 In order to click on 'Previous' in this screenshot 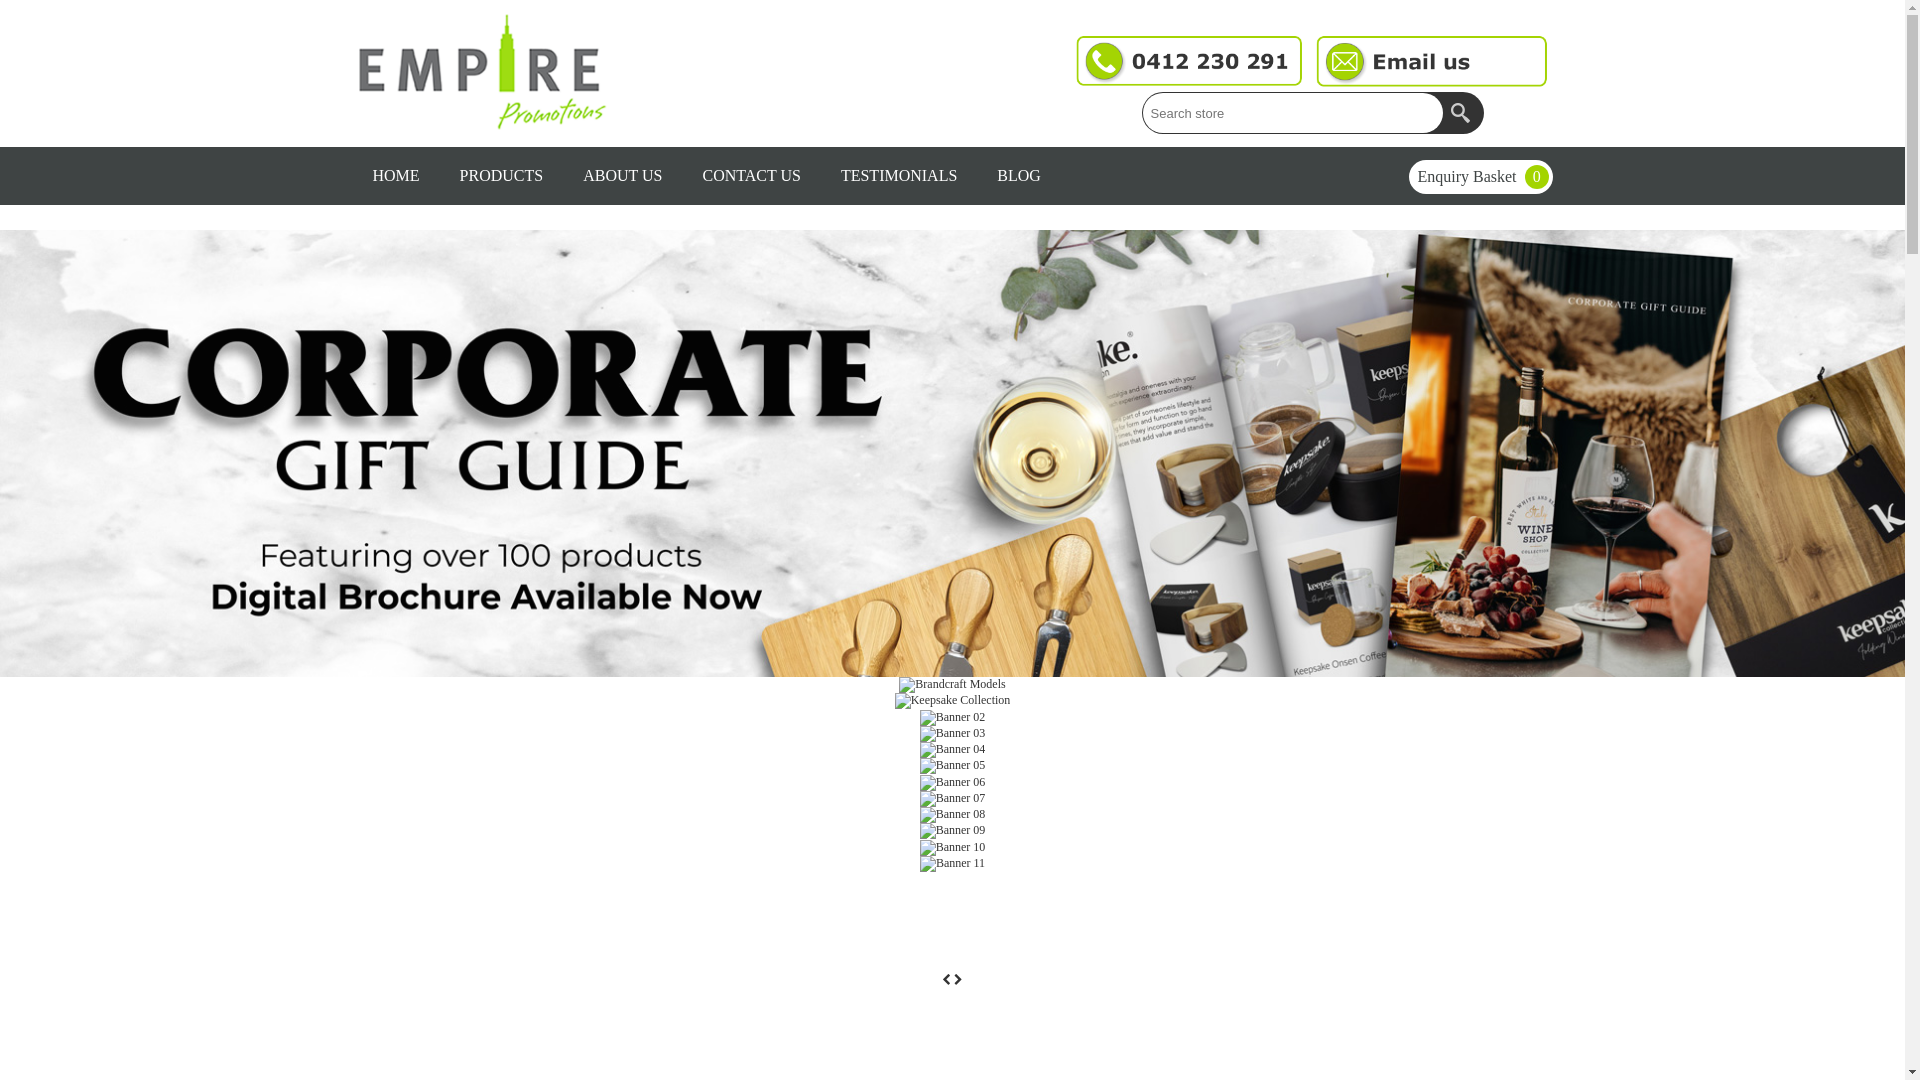, I will do `click(940, 978)`.